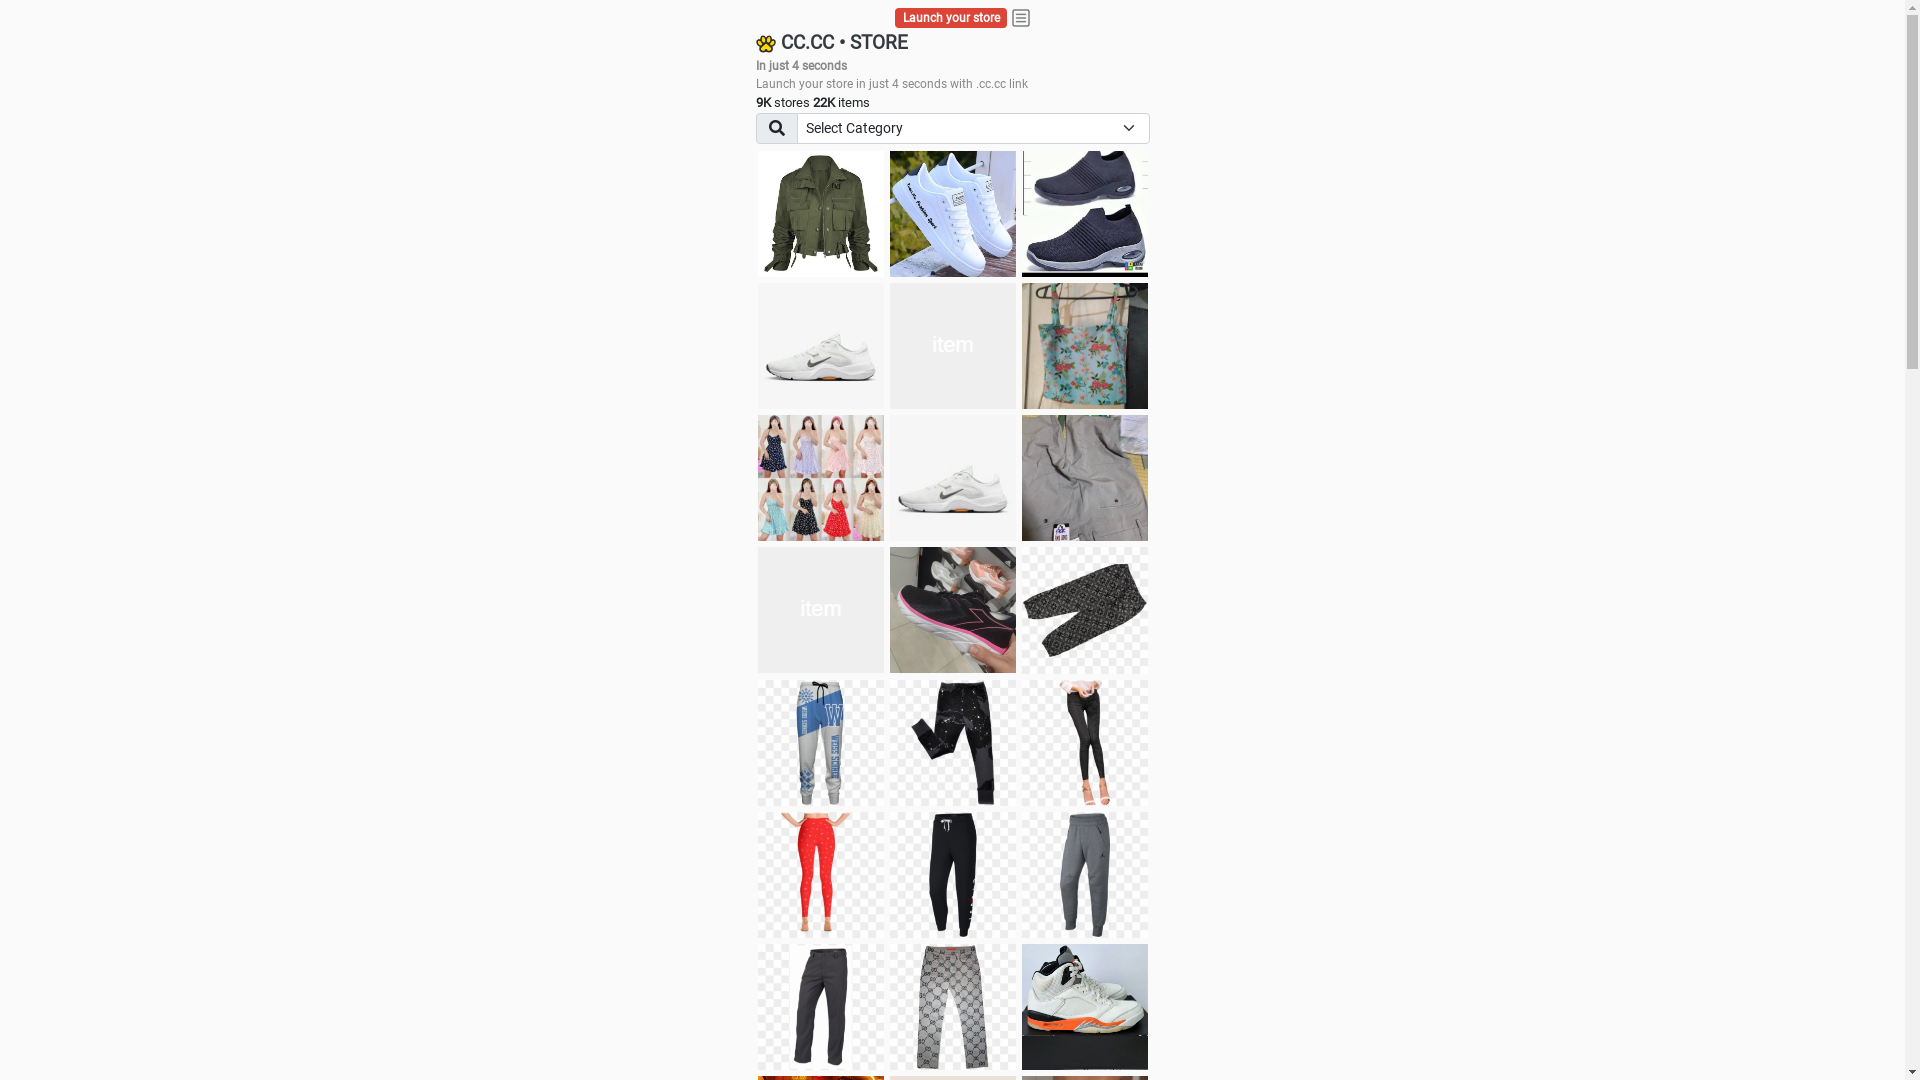 The image size is (1920, 1080). I want to click on 'Launch your store', so click(950, 18).